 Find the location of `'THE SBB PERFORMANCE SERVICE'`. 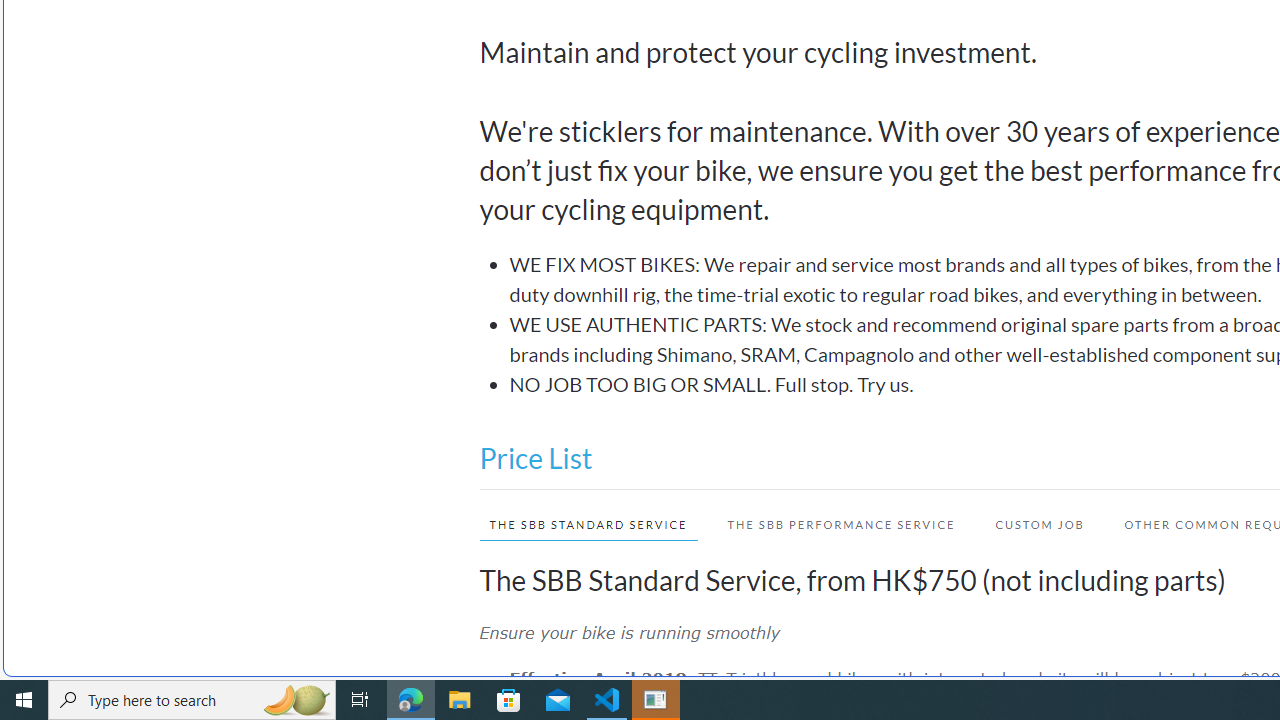

'THE SBB PERFORMANCE SERVICE' is located at coordinates (832, 523).